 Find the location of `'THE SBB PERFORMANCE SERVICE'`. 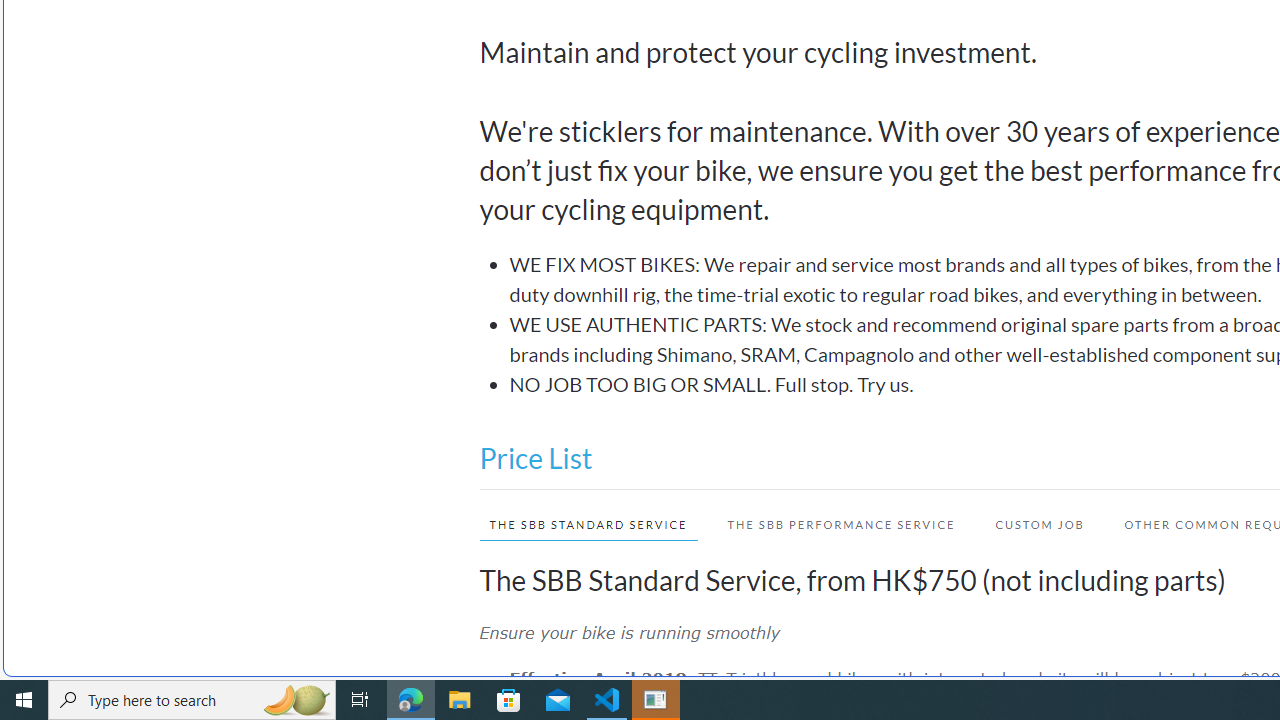

'THE SBB PERFORMANCE SERVICE' is located at coordinates (832, 523).